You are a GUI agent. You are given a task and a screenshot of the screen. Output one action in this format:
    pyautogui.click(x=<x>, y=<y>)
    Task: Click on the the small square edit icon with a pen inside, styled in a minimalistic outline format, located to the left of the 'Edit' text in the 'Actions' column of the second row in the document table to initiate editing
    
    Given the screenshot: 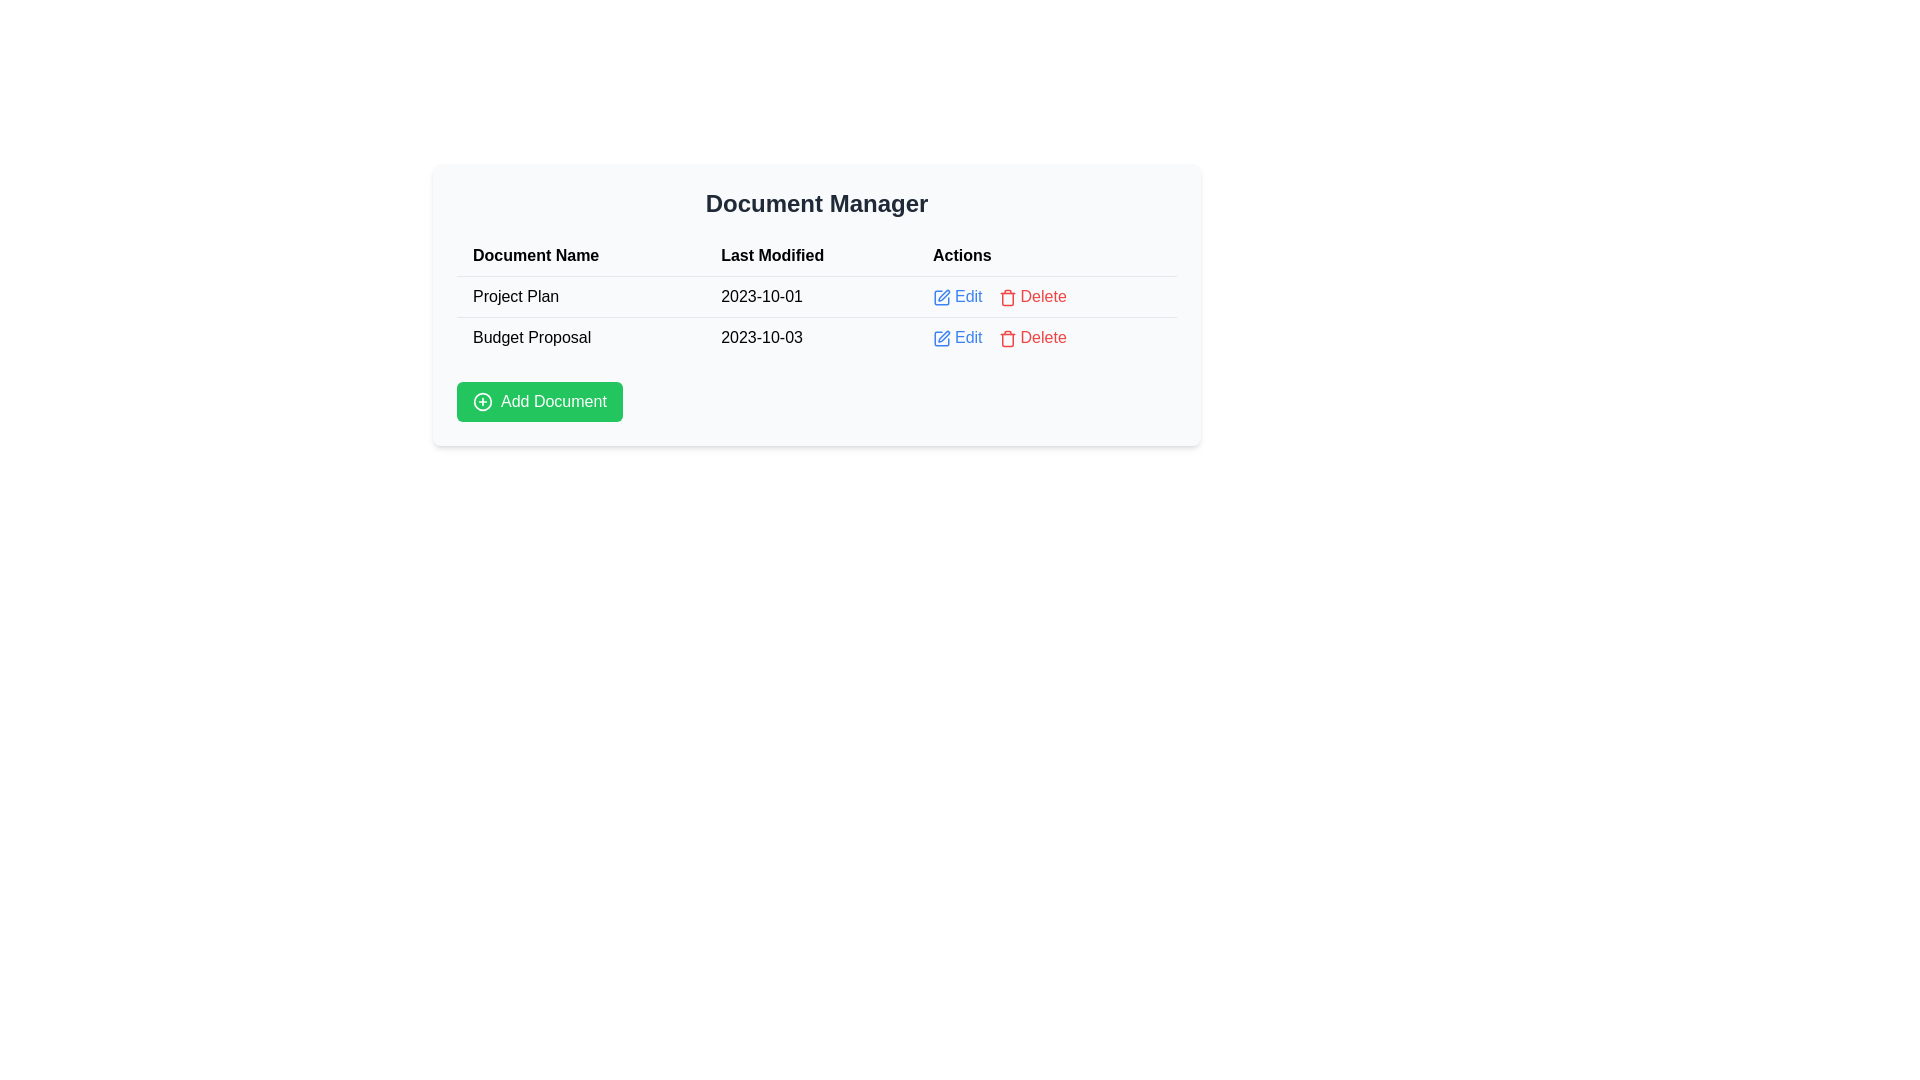 What is the action you would take?
    pyautogui.click(x=940, y=337)
    